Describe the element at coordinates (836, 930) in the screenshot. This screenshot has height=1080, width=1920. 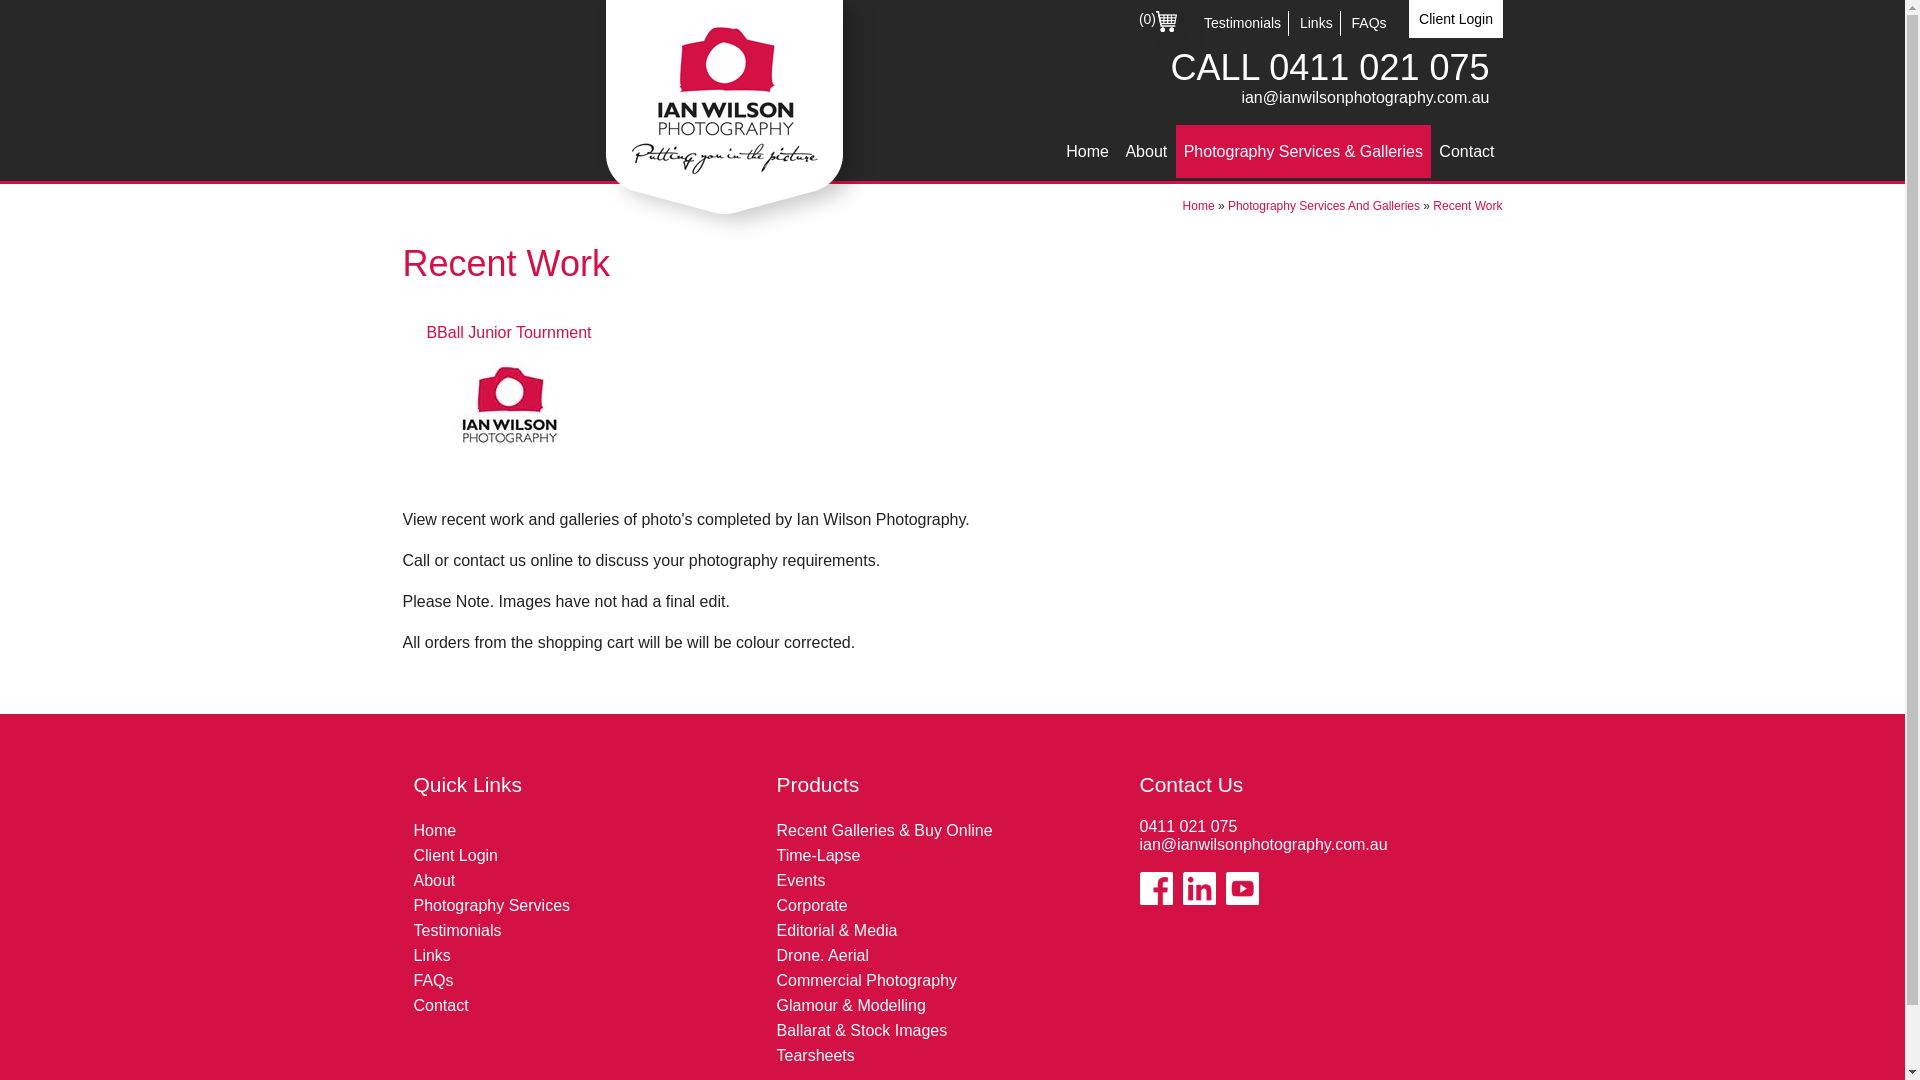
I see `'Editorial & Media'` at that location.